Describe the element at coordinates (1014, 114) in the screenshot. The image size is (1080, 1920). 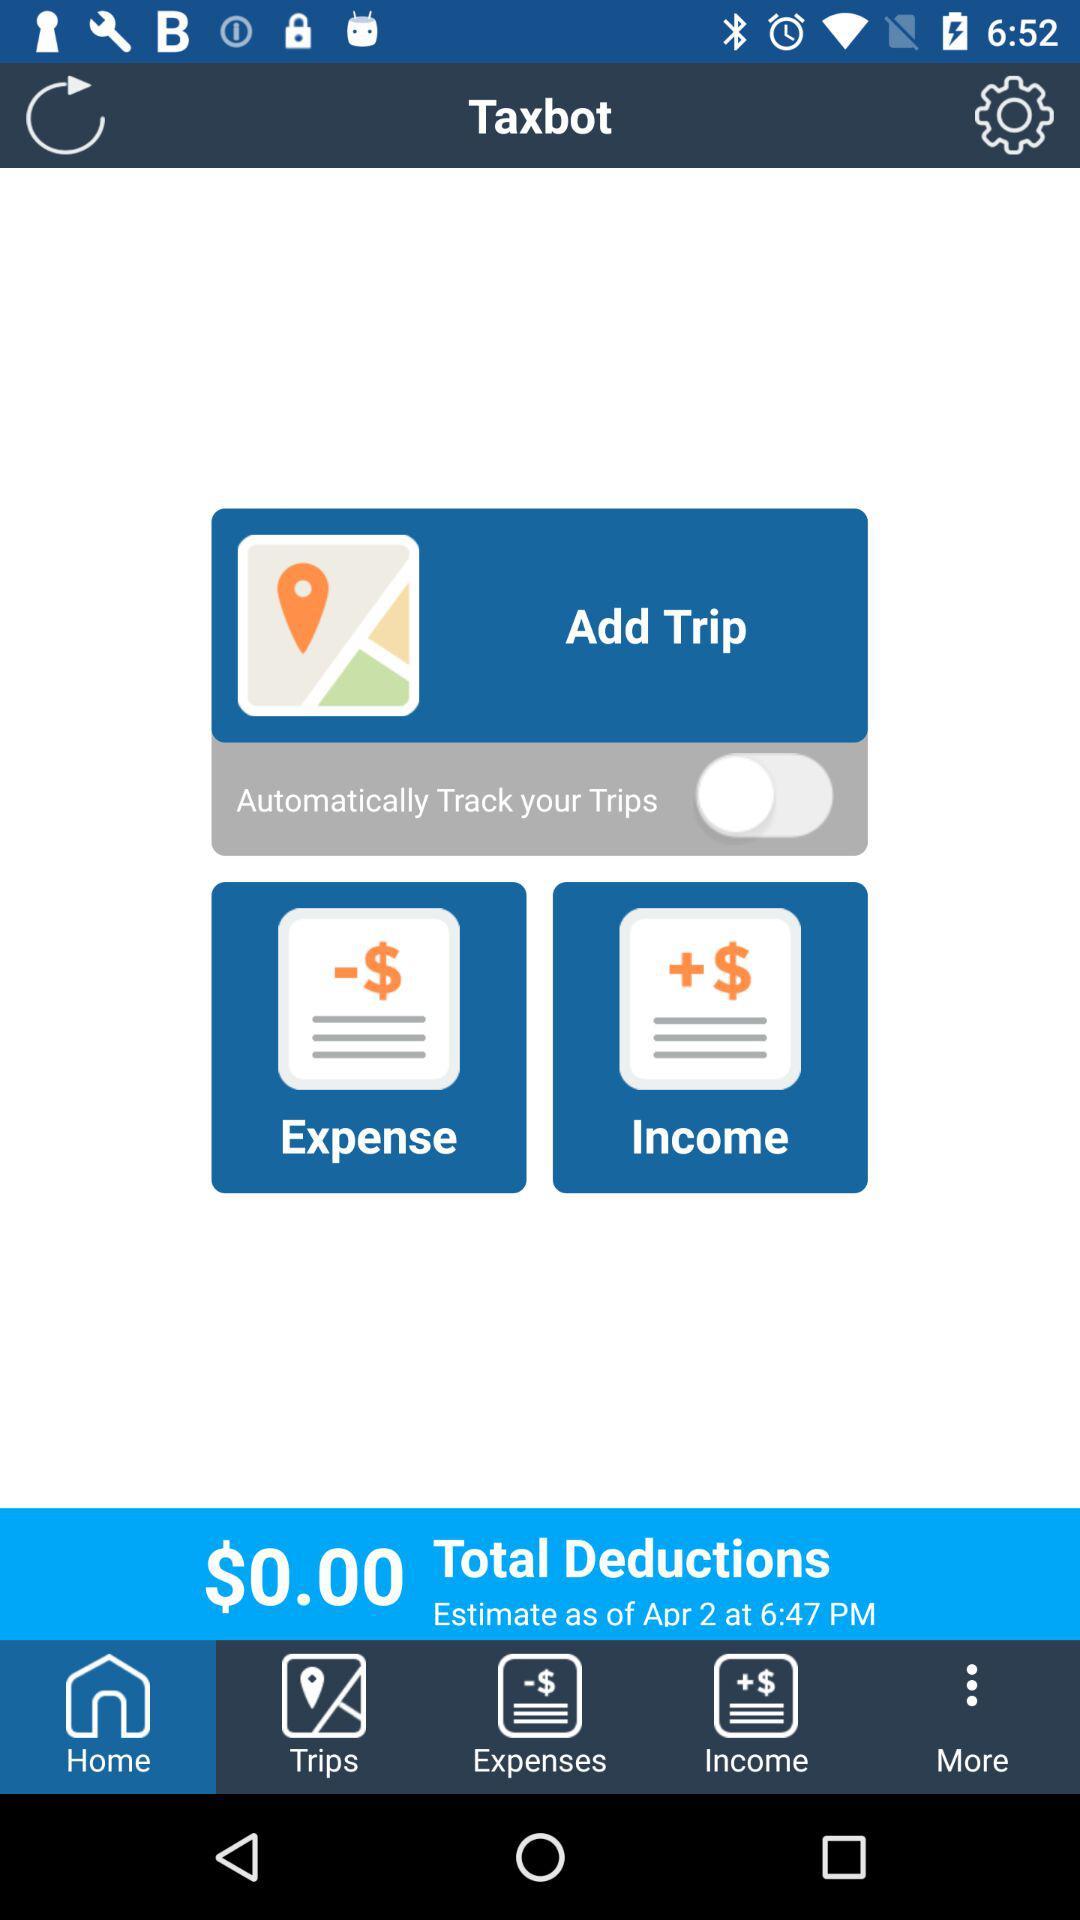
I see `item at the top right corner` at that location.